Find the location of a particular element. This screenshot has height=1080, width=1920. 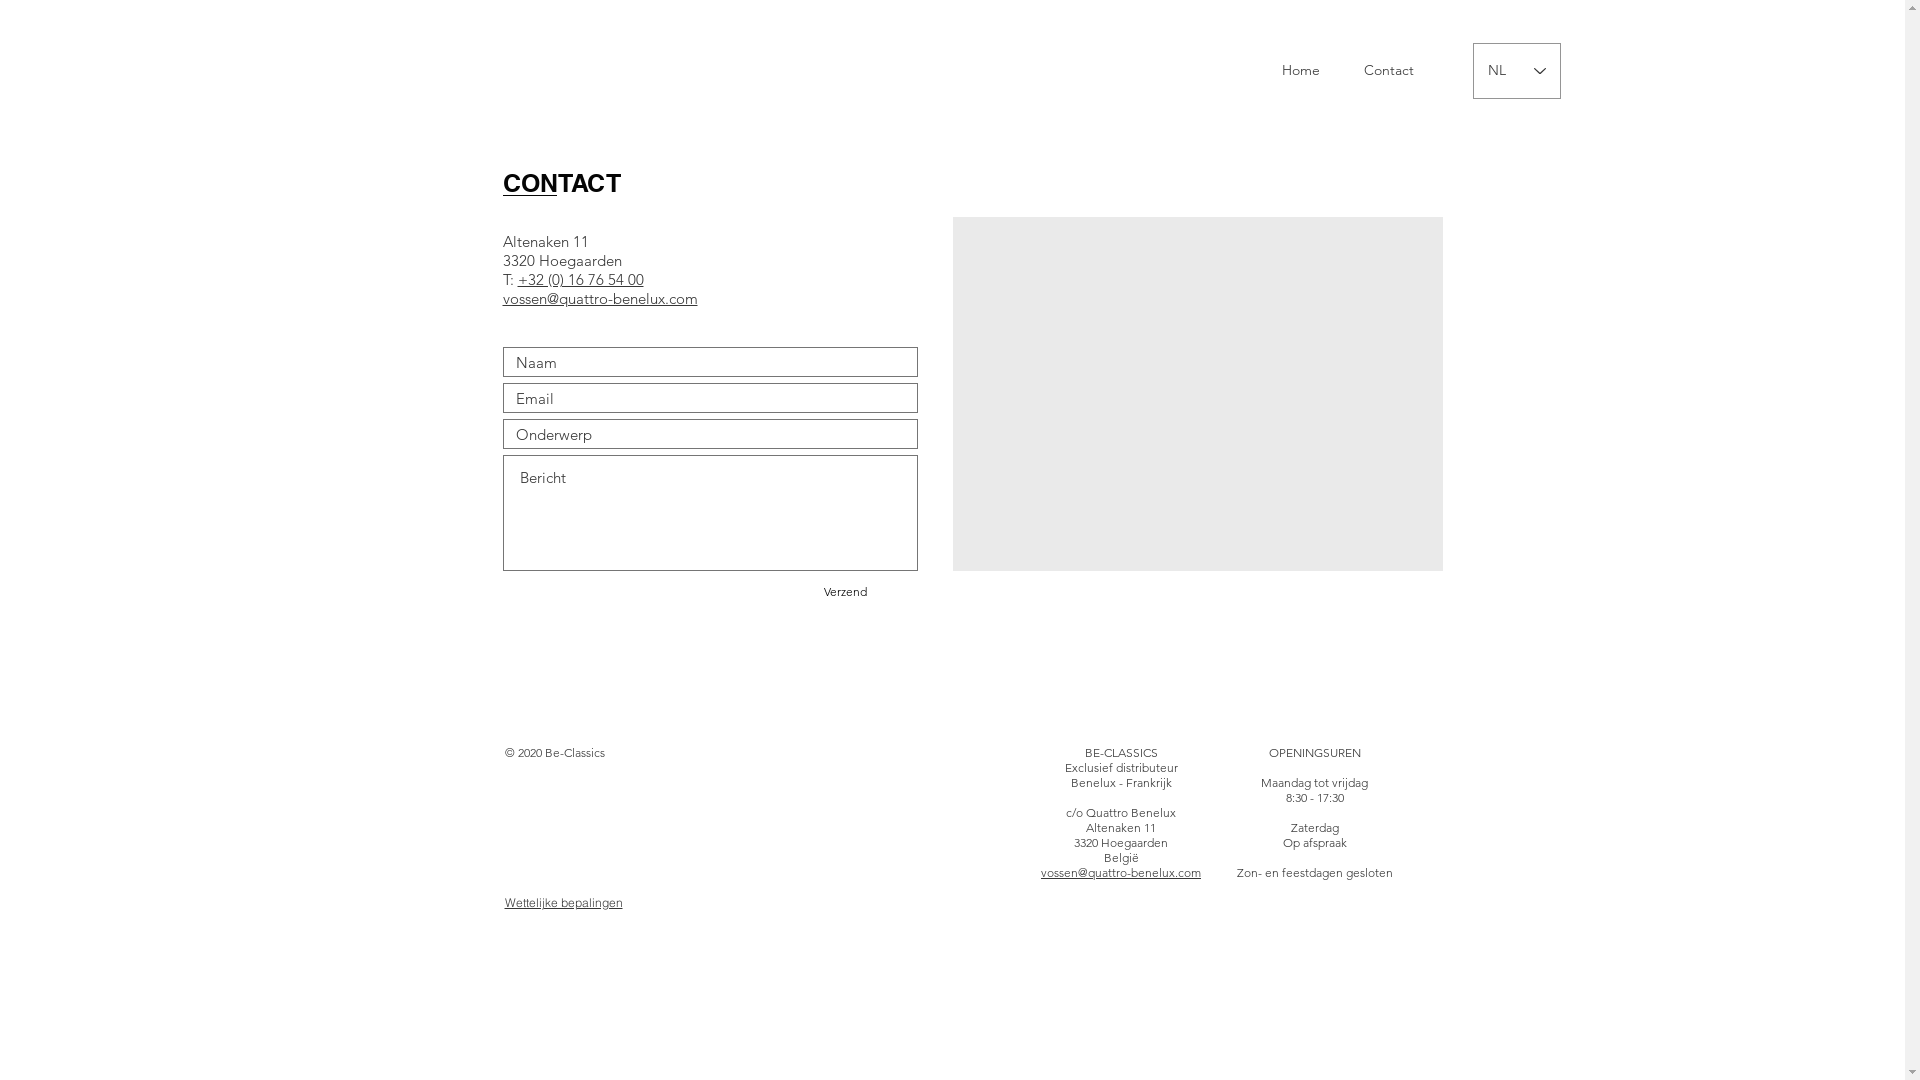

'+32 (0) 16 76 54 00' is located at coordinates (579, 279).